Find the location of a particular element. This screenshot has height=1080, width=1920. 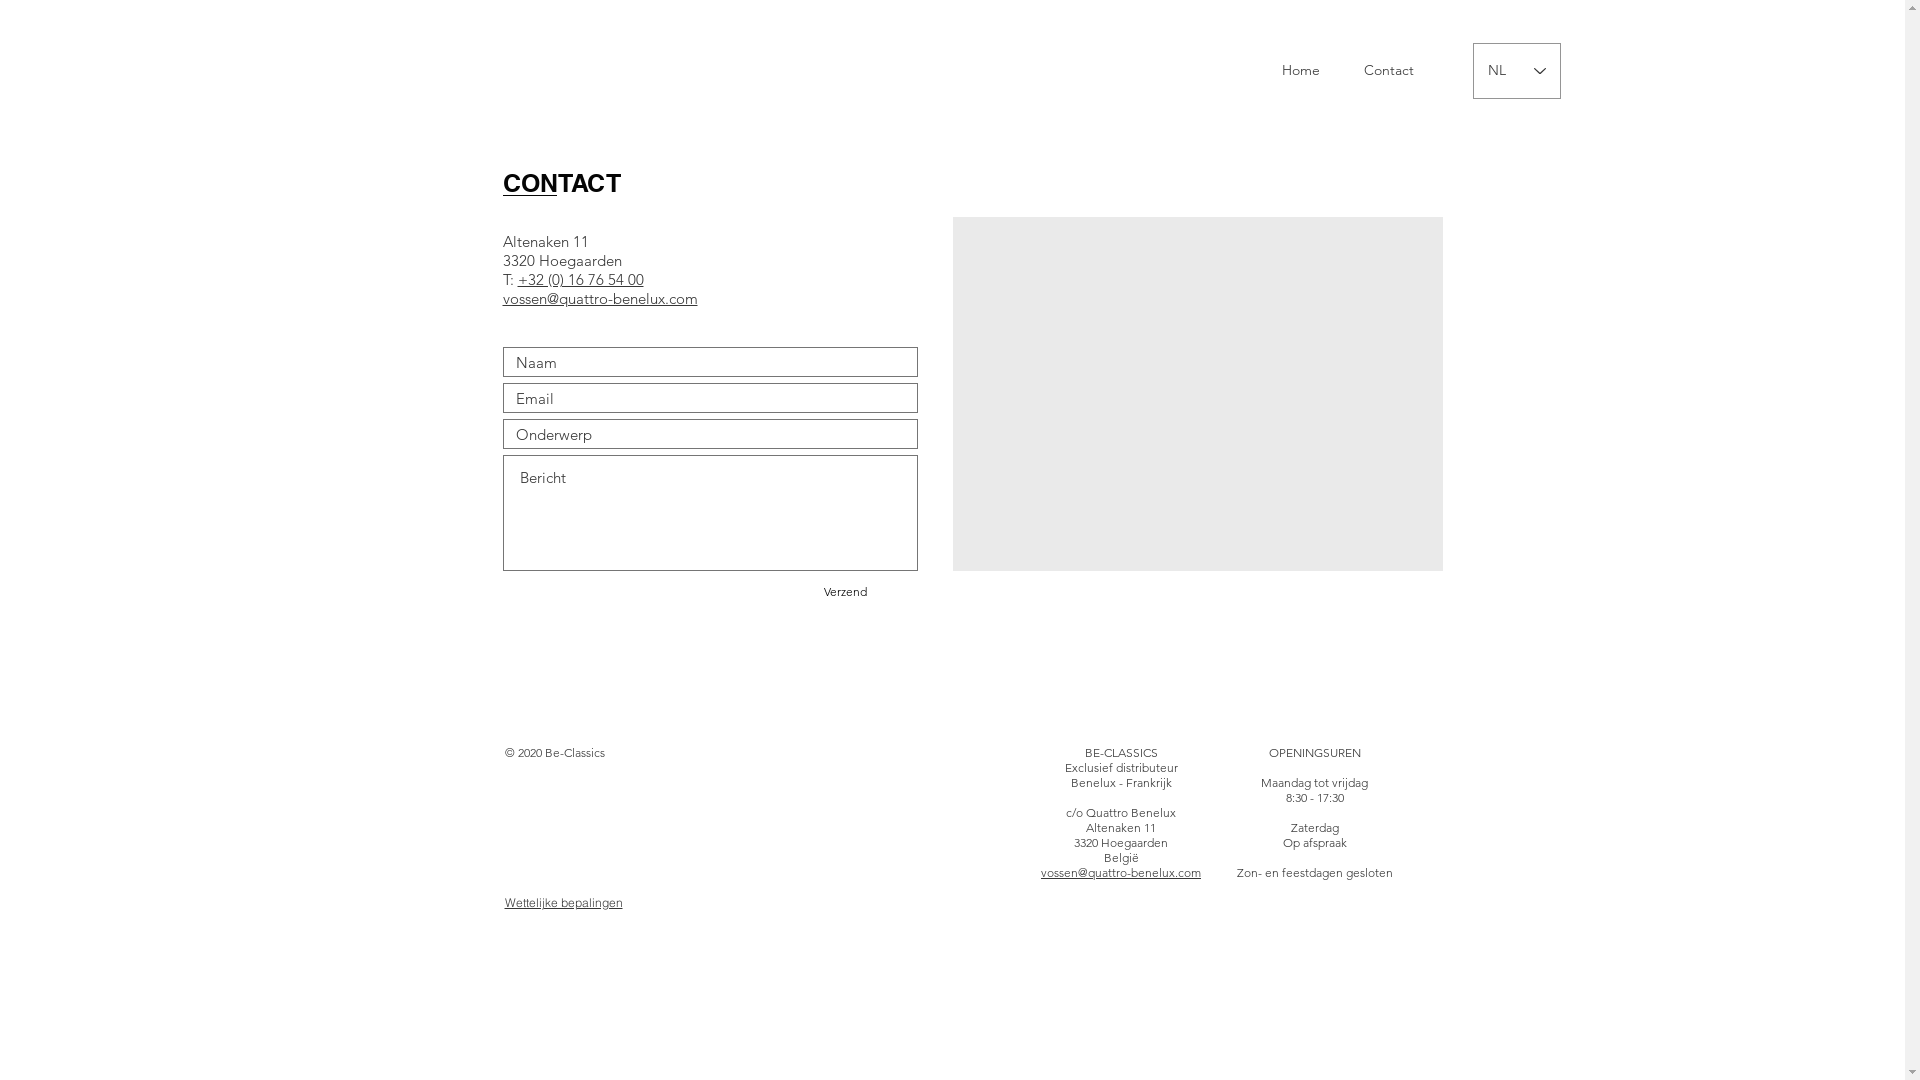

'+32 (0) 16 76 54 00' is located at coordinates (579, 279).